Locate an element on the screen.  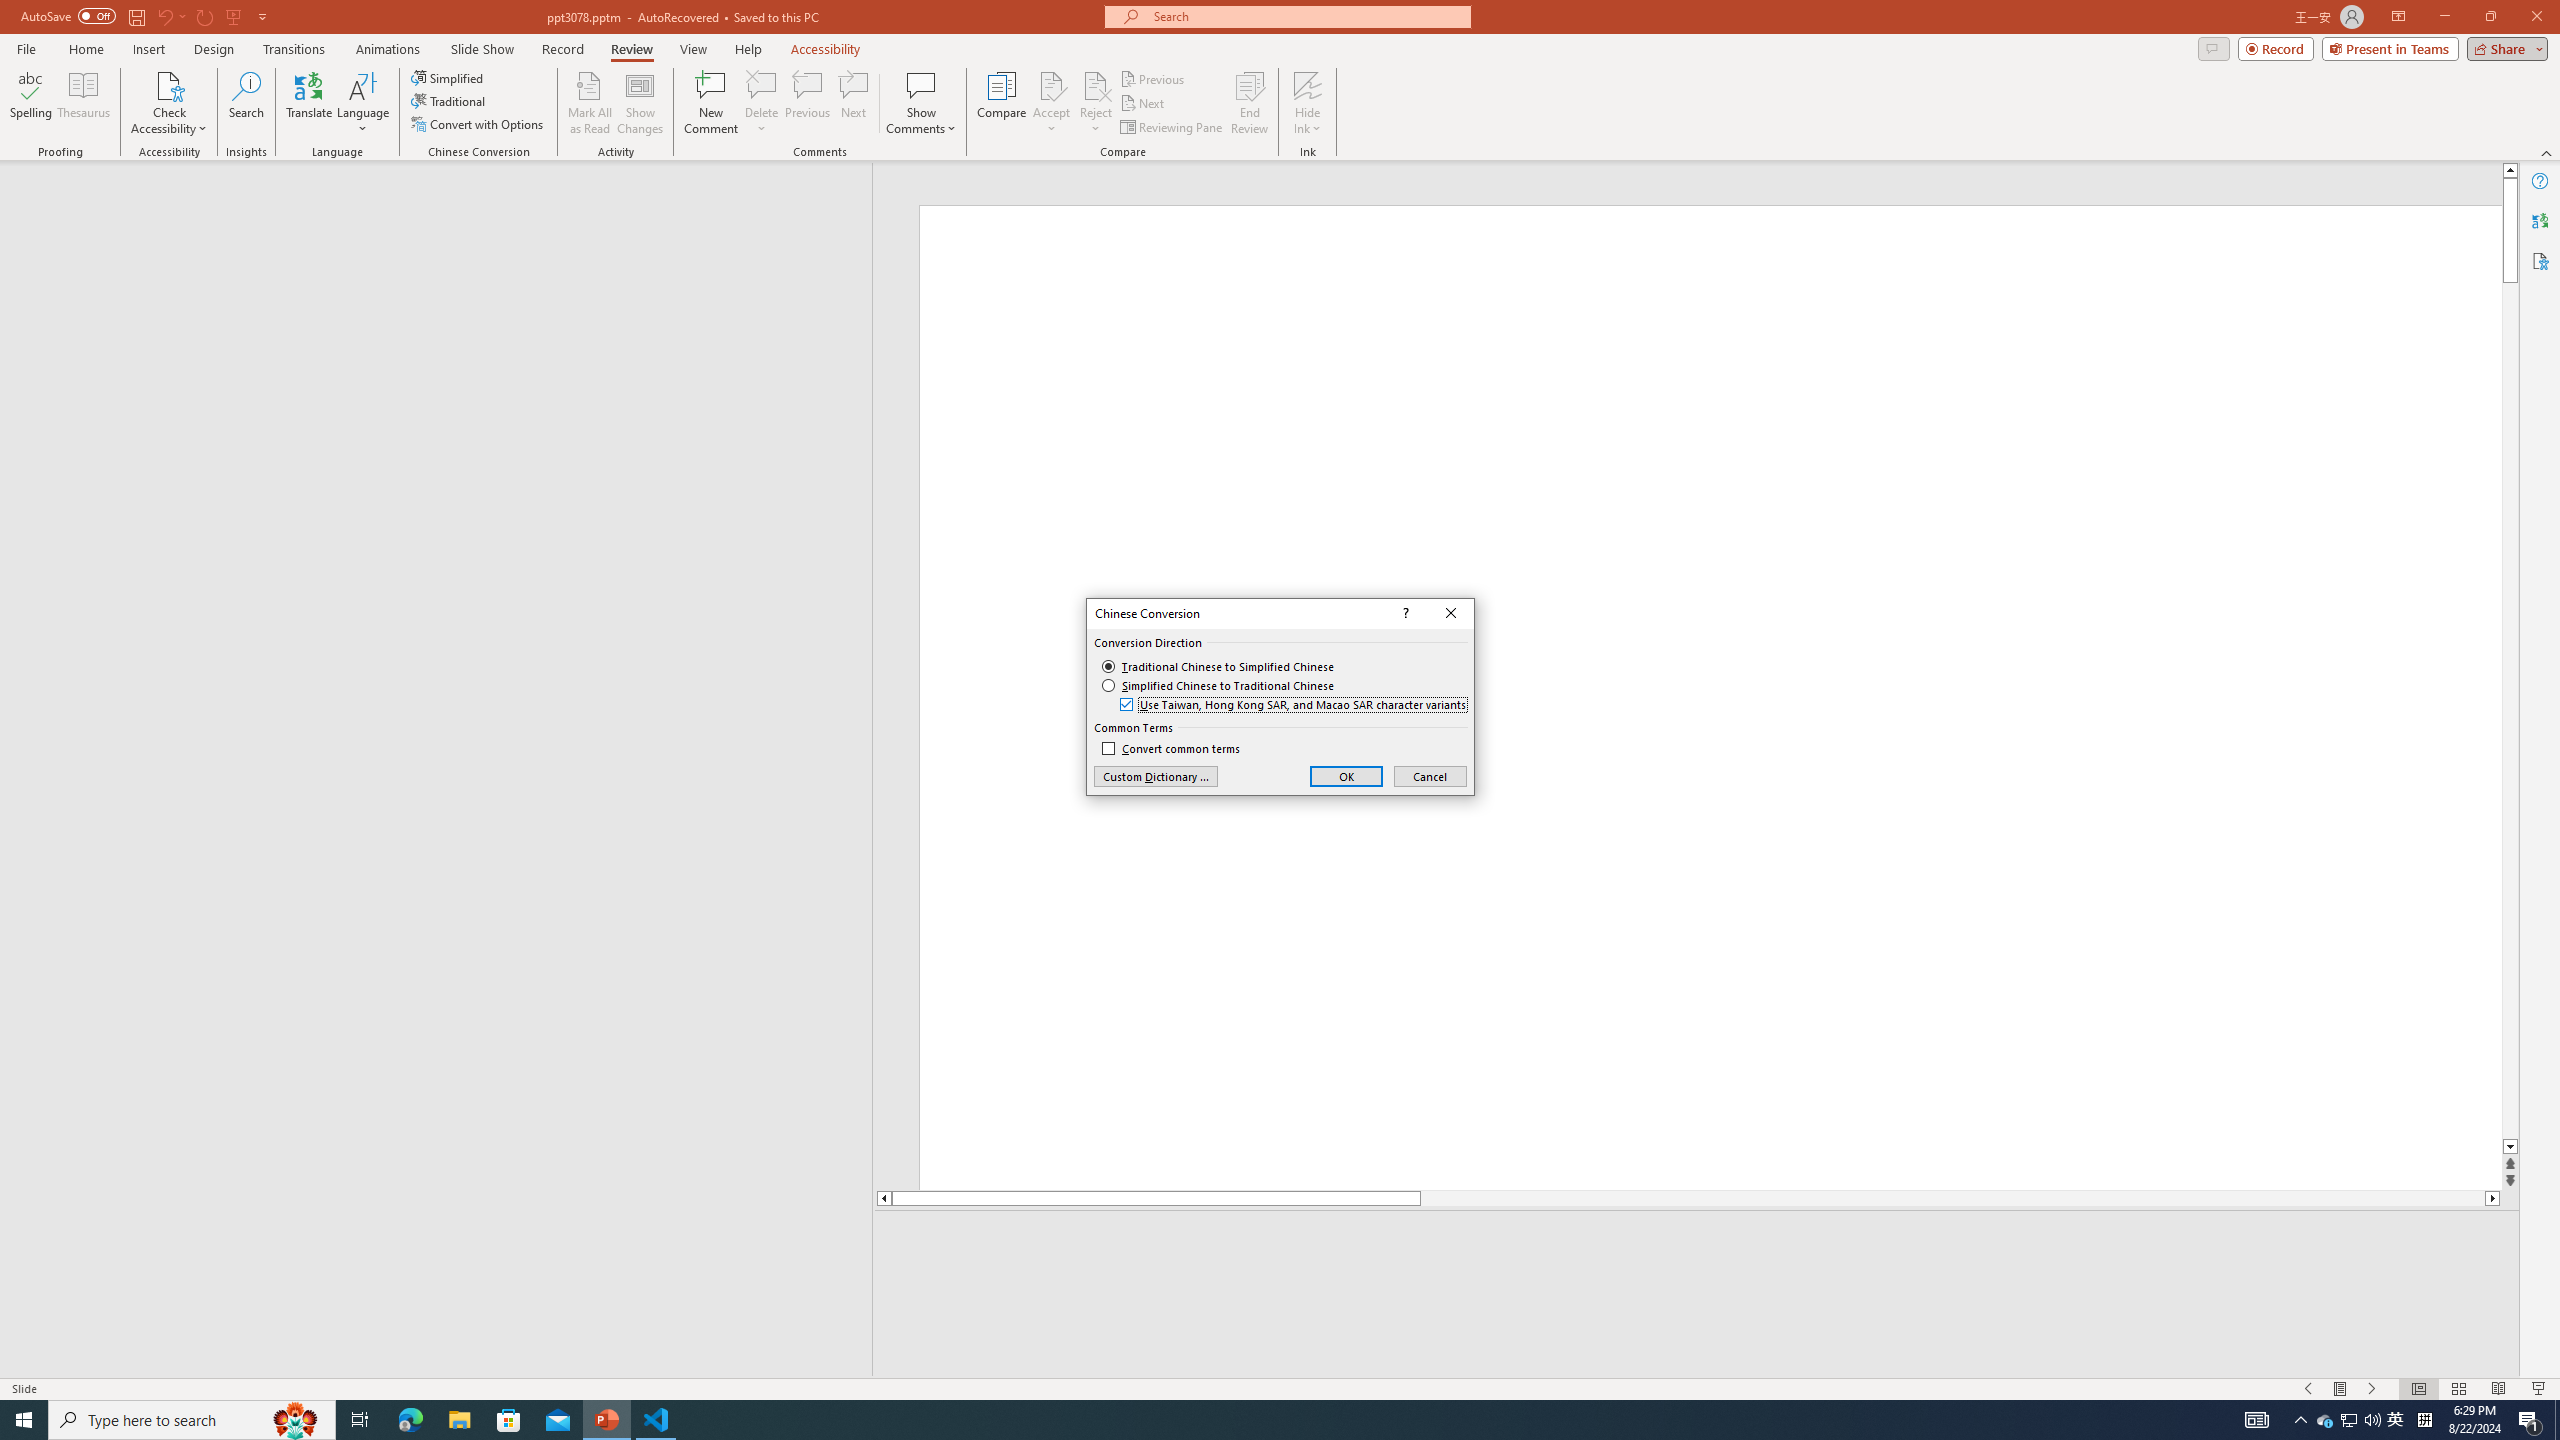
'Simplified' is located at coordinates (448, 77).